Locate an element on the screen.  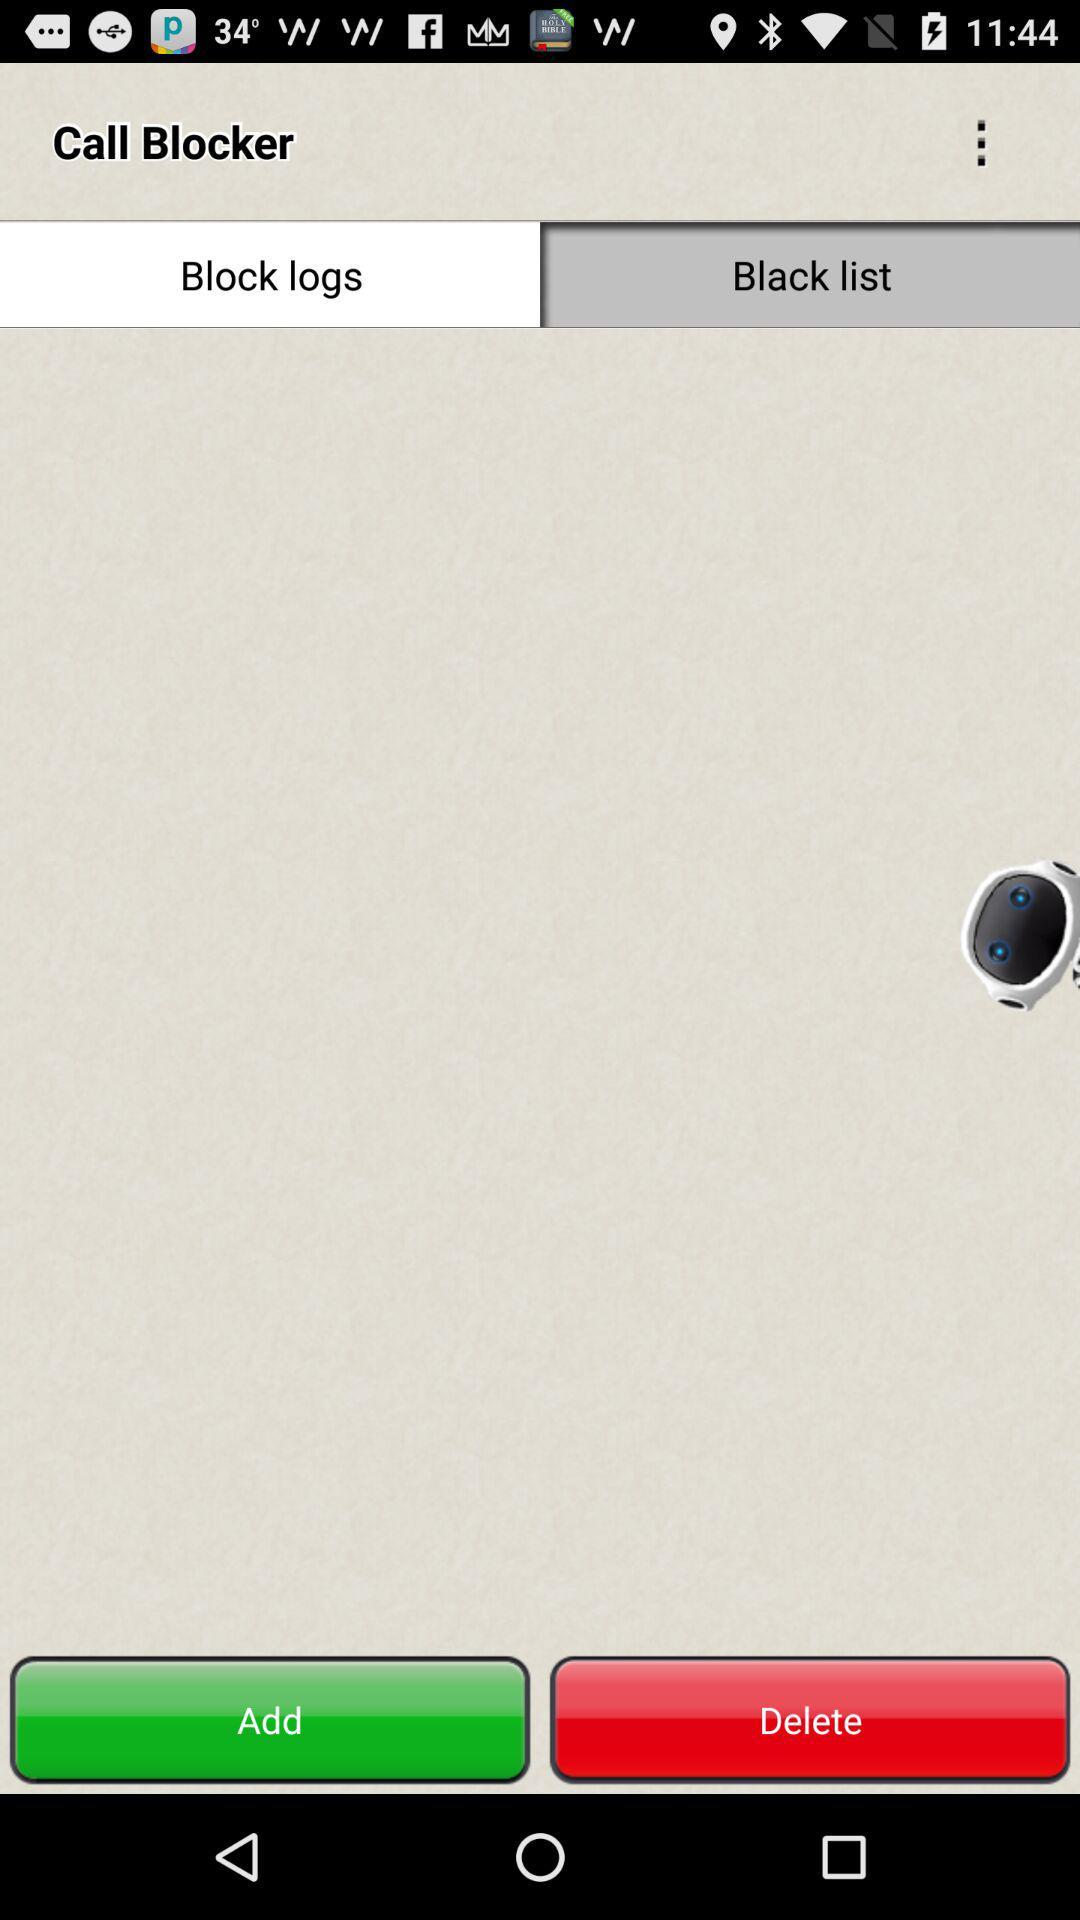
button to the left of the delete button is located at coordinates (270, 1719).